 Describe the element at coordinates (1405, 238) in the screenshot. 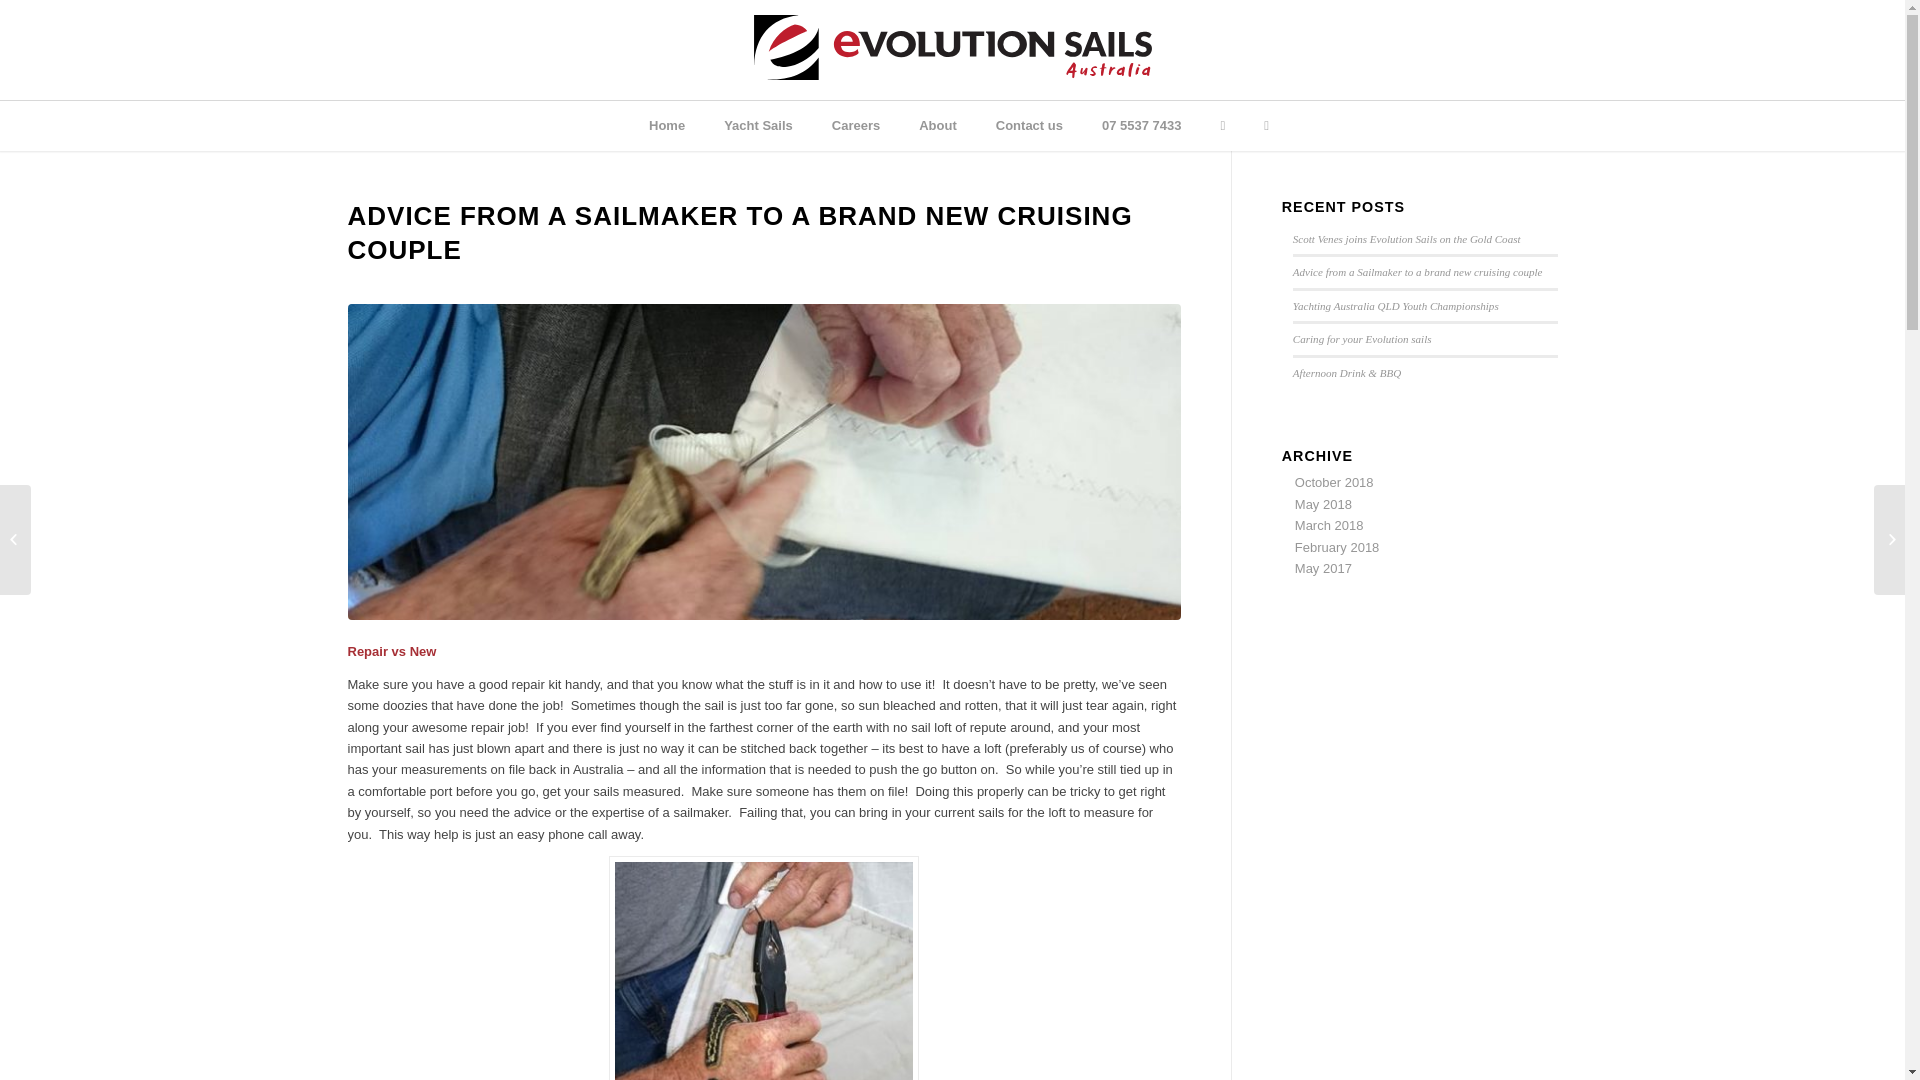

I see `'Scott Venes joins Evolution Sails on the Gold Coast'` at that location.